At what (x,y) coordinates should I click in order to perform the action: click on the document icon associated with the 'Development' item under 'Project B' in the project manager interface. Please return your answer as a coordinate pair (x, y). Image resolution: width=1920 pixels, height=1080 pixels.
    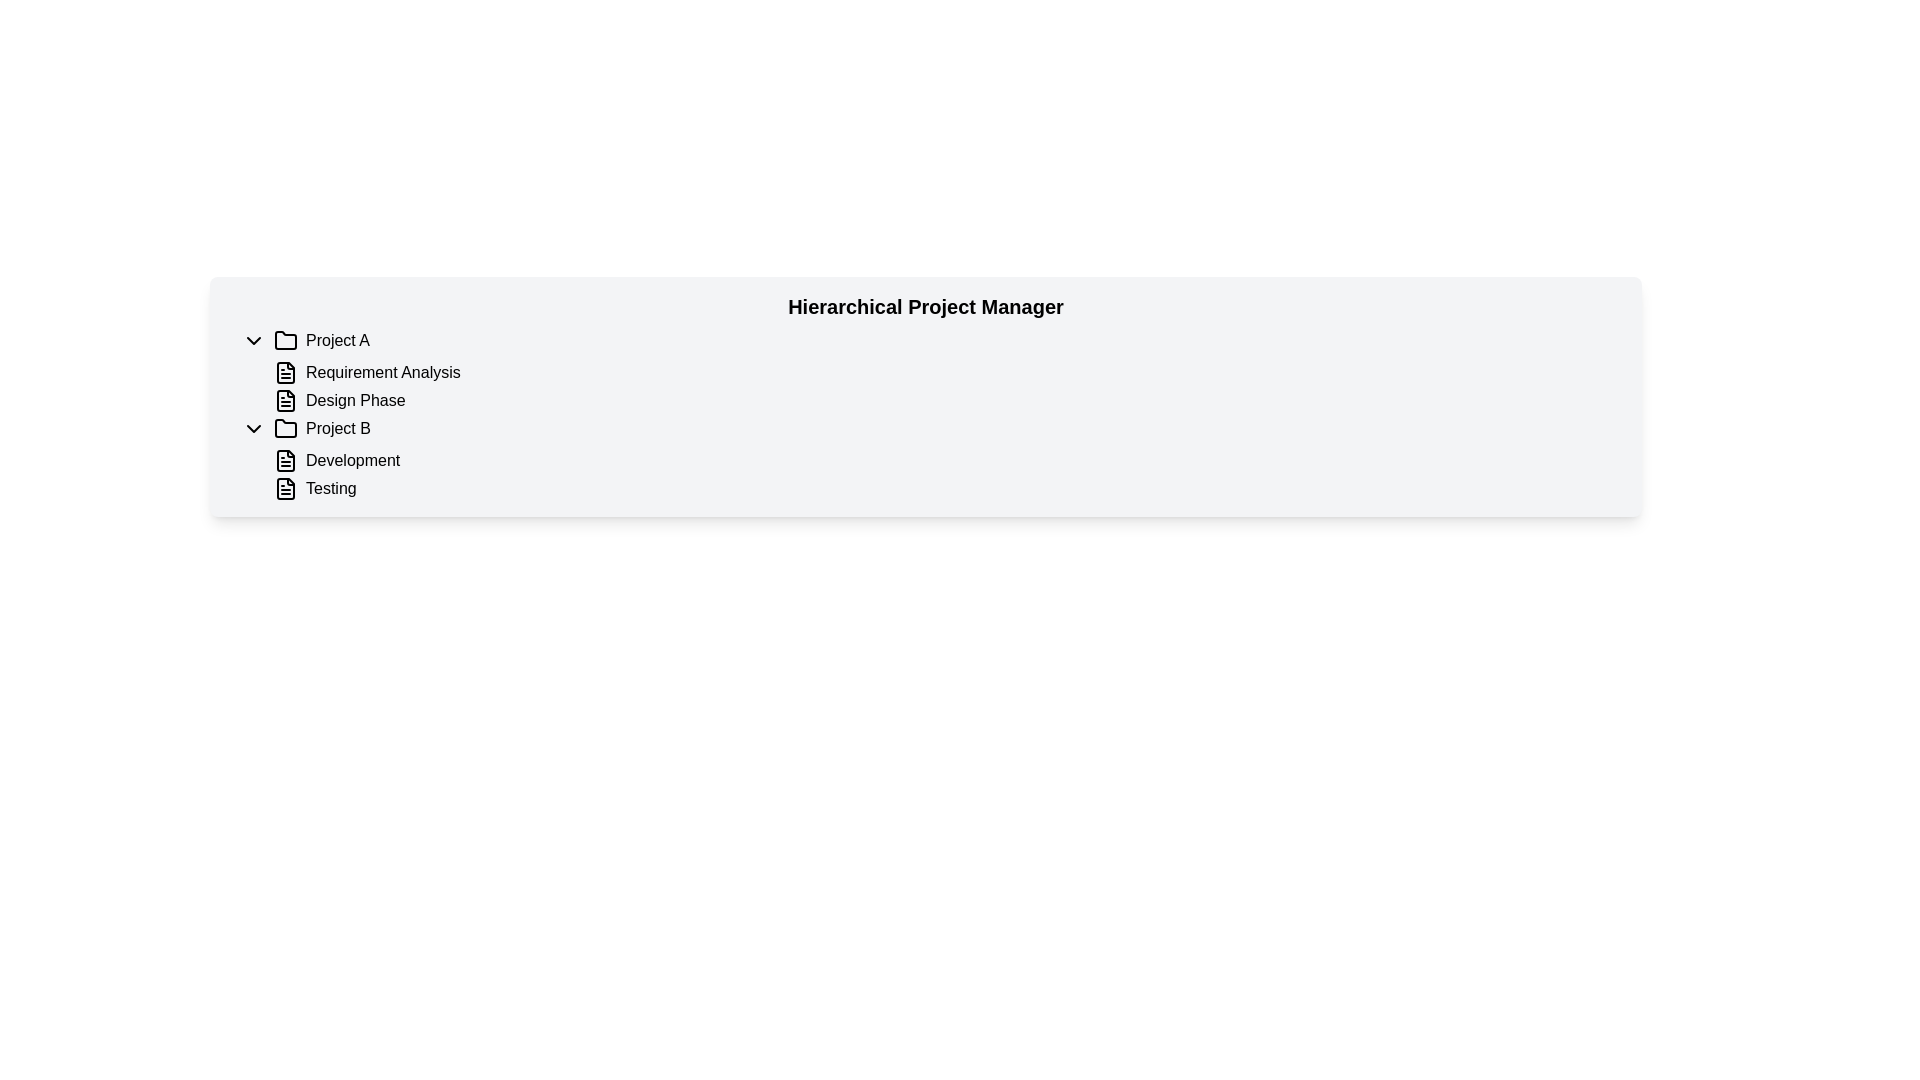
    Looking at the image, I should click on (285, 461).